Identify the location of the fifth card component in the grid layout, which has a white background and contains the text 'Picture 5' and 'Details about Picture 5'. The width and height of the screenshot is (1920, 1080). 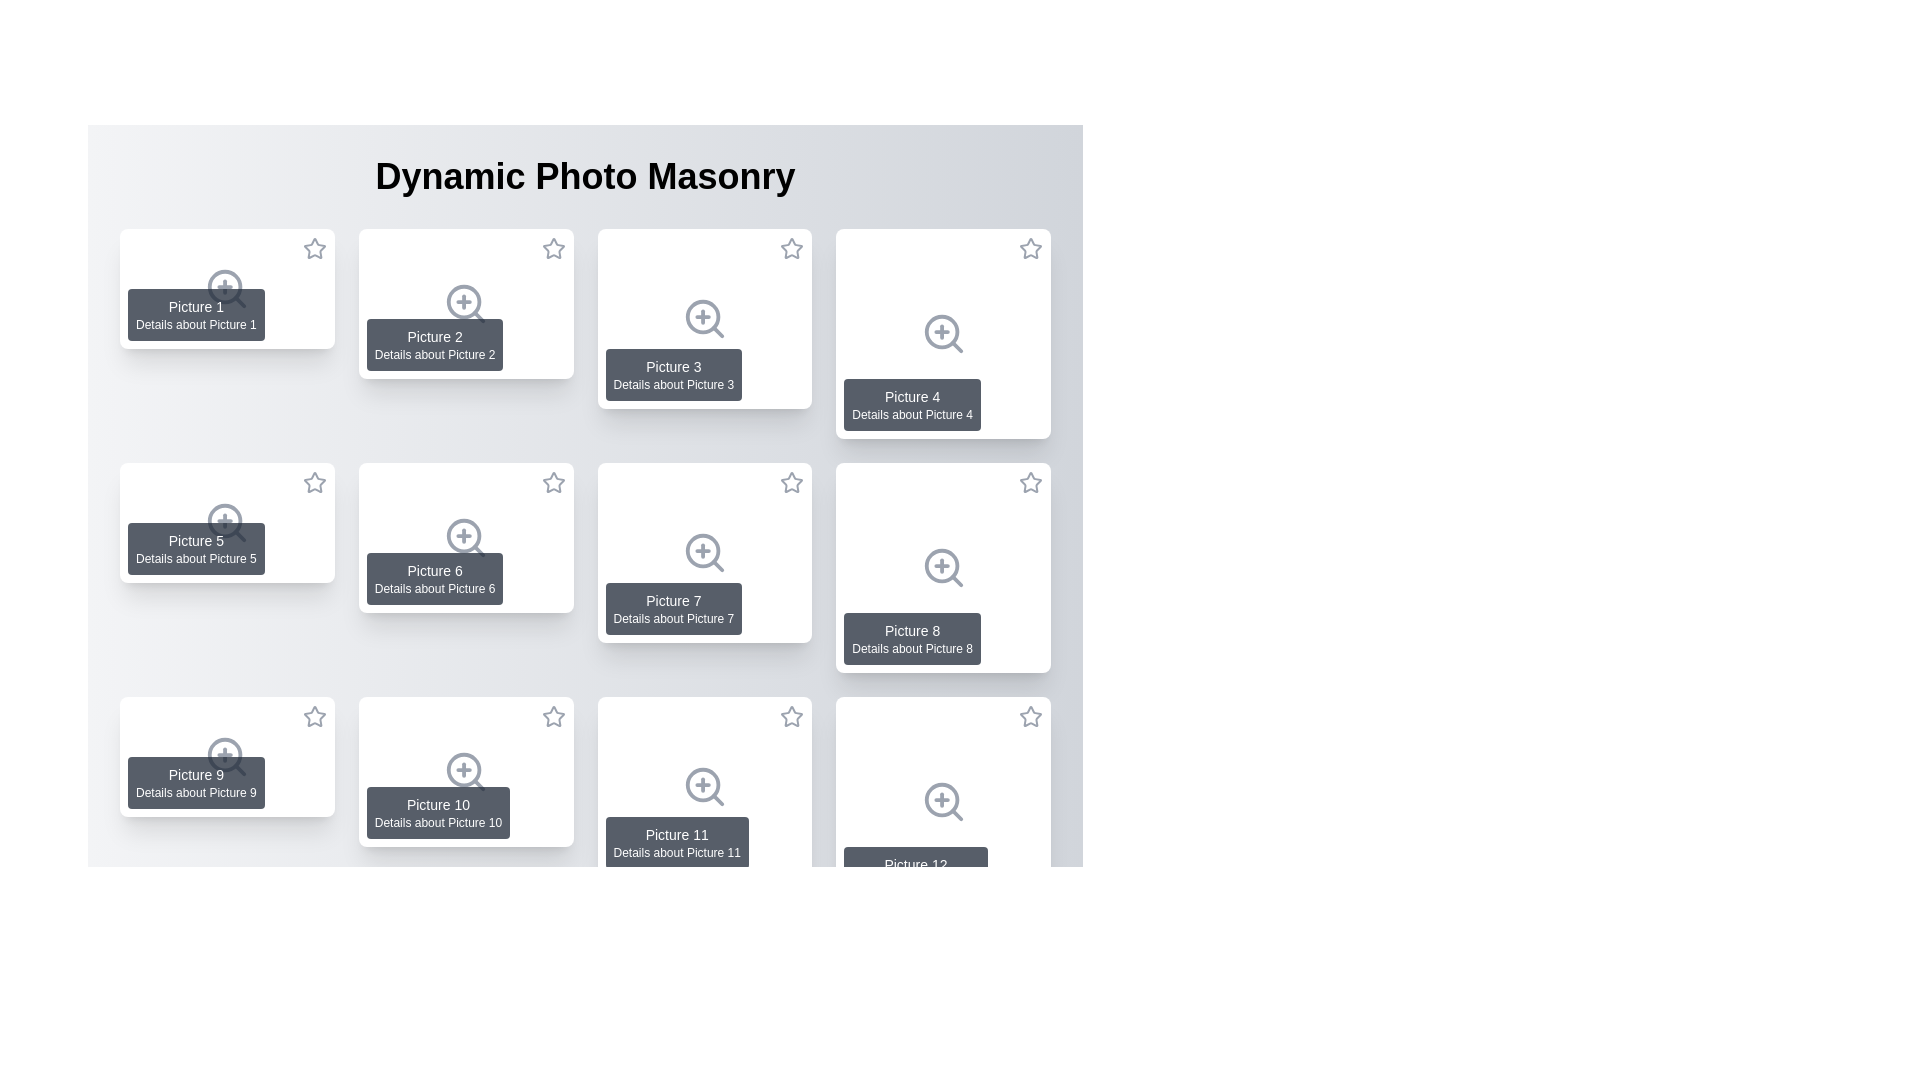
(227, 522).